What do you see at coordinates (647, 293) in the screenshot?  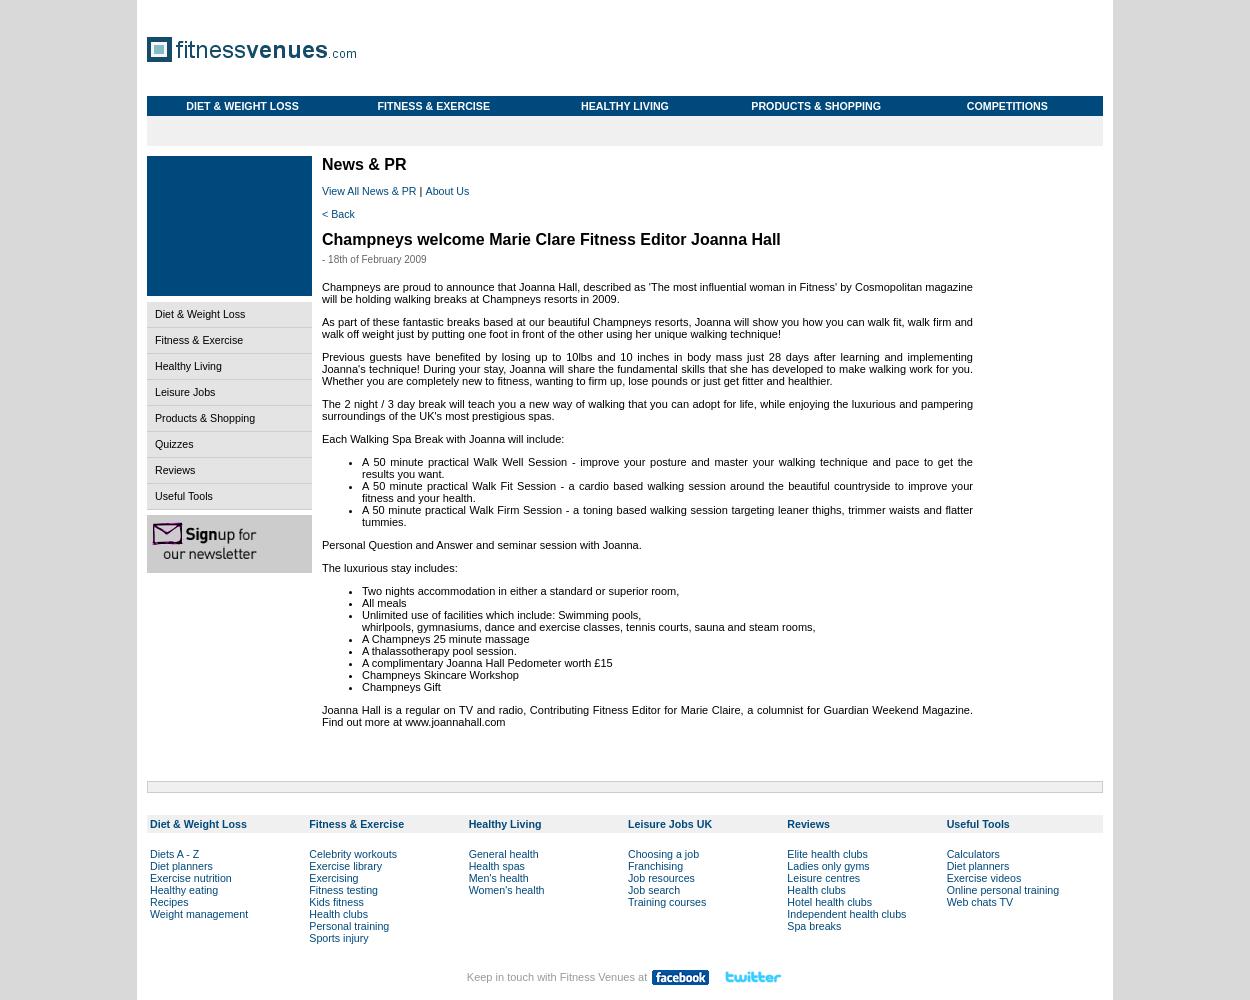 I see `'Champneys are proud to announce that Joanna Hall, described as 'The most influential woman in Fitness' by Cosmopolitan magazine will be holding walking breaks at Champneys resorts in 2009.'` at bounding box center [647, 293].